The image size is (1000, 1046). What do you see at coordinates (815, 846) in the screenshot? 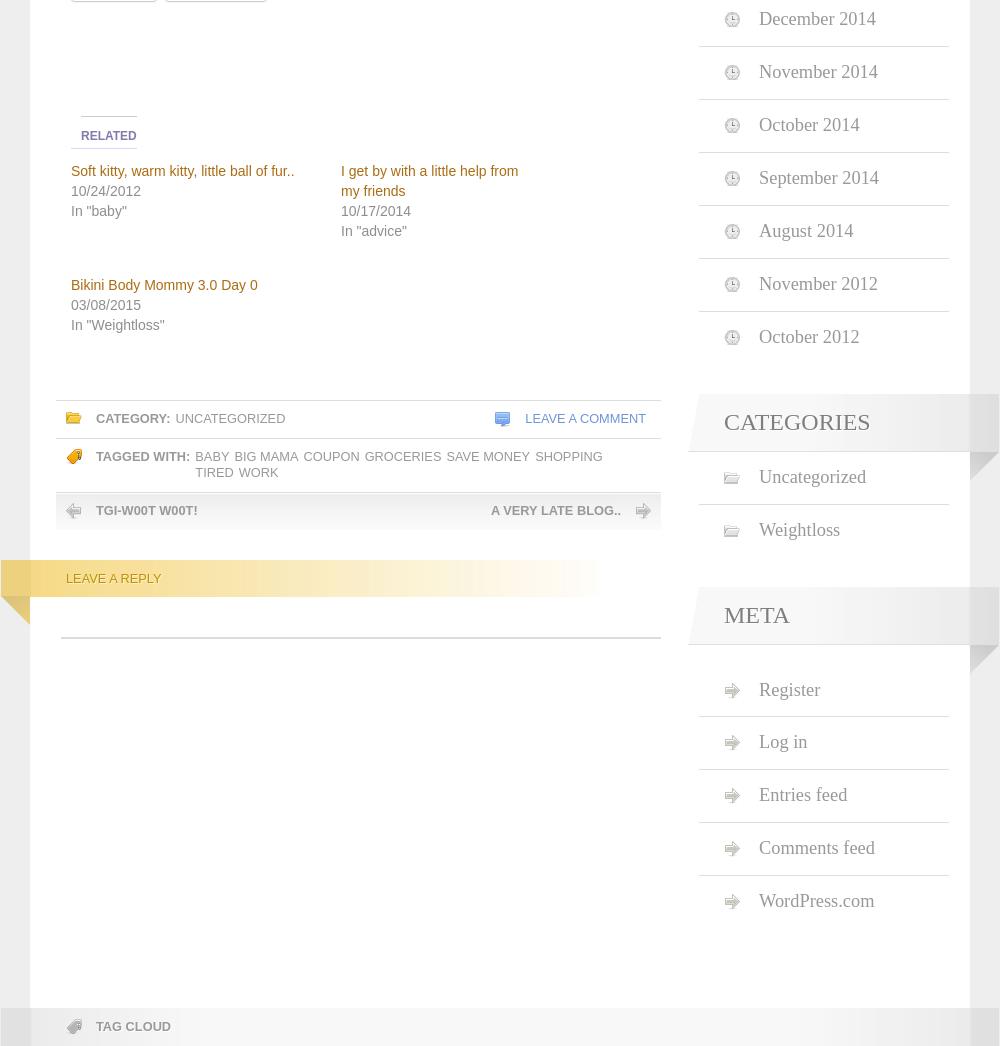
I see `'Comments feed'` at bounding box center [815, 846].